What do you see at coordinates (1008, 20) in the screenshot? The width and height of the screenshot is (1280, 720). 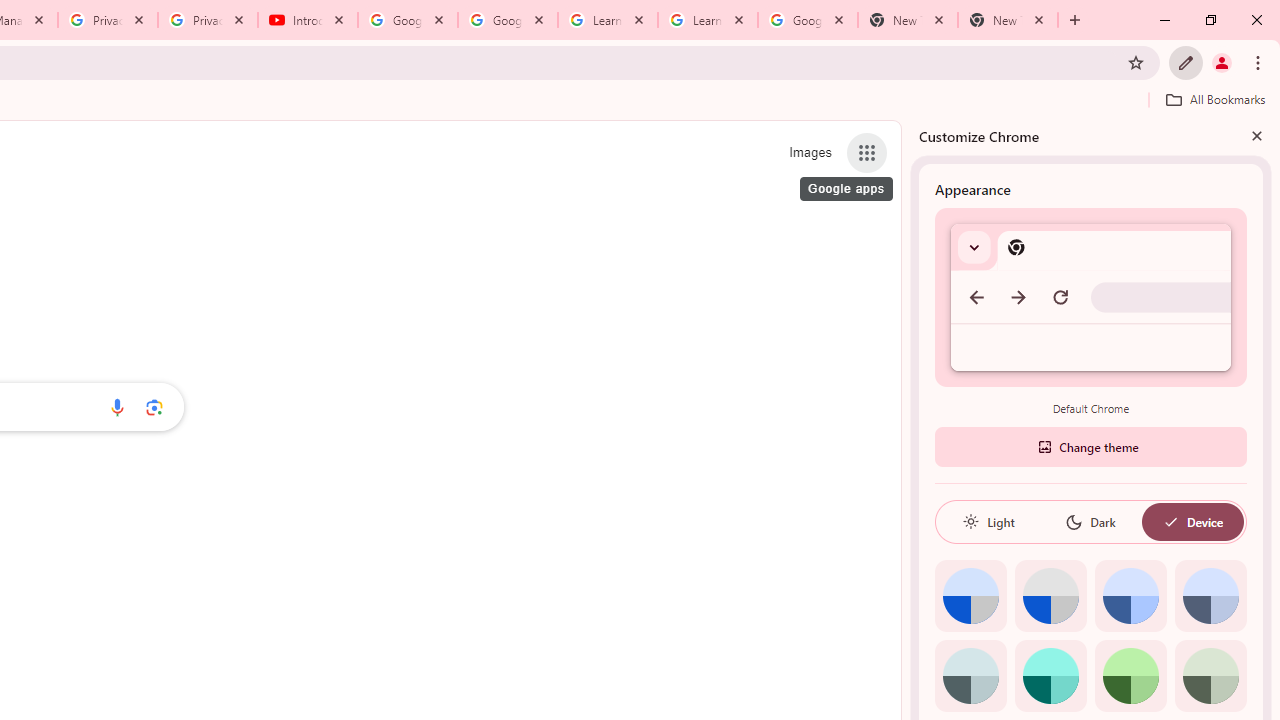 I see `'New Tab'` at bounding box center [1008, 20].